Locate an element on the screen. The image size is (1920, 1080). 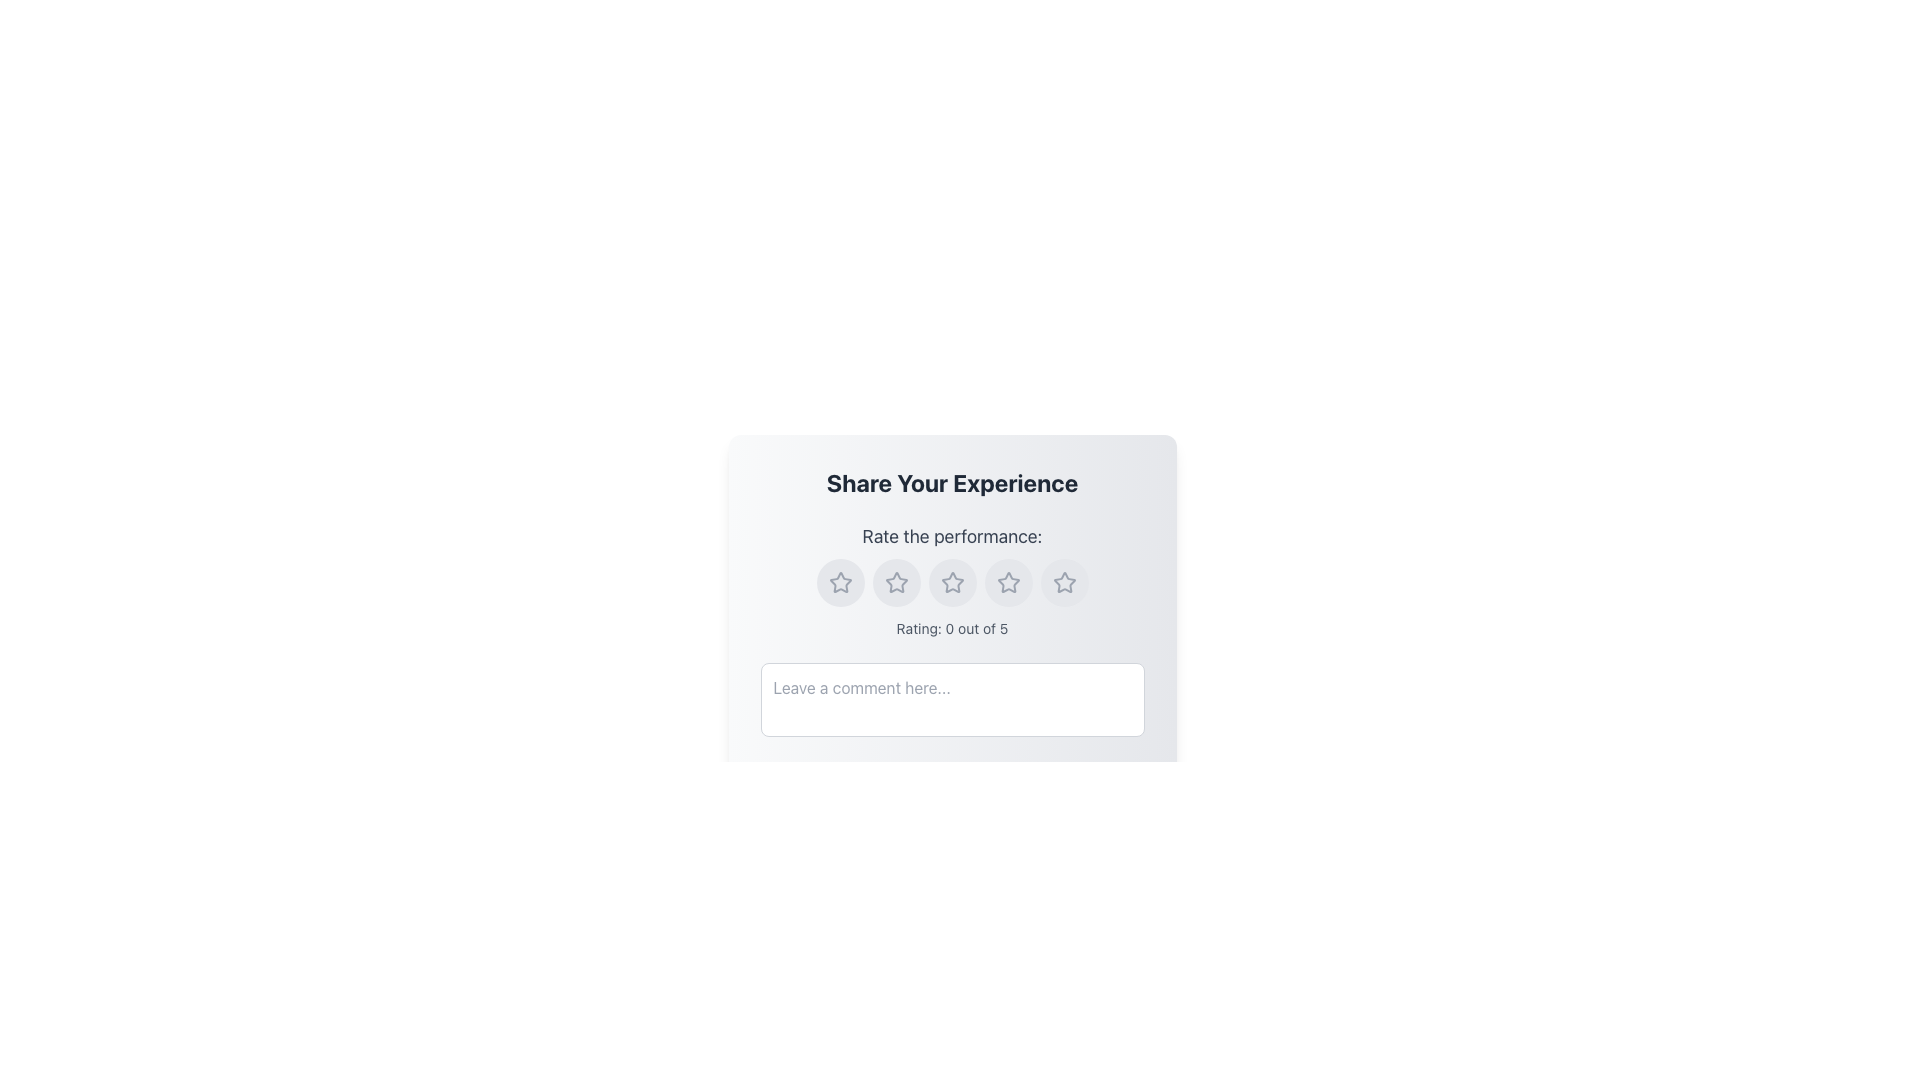
the second rating star, which represents a score of two out of five is located at coordinates (951, 582).